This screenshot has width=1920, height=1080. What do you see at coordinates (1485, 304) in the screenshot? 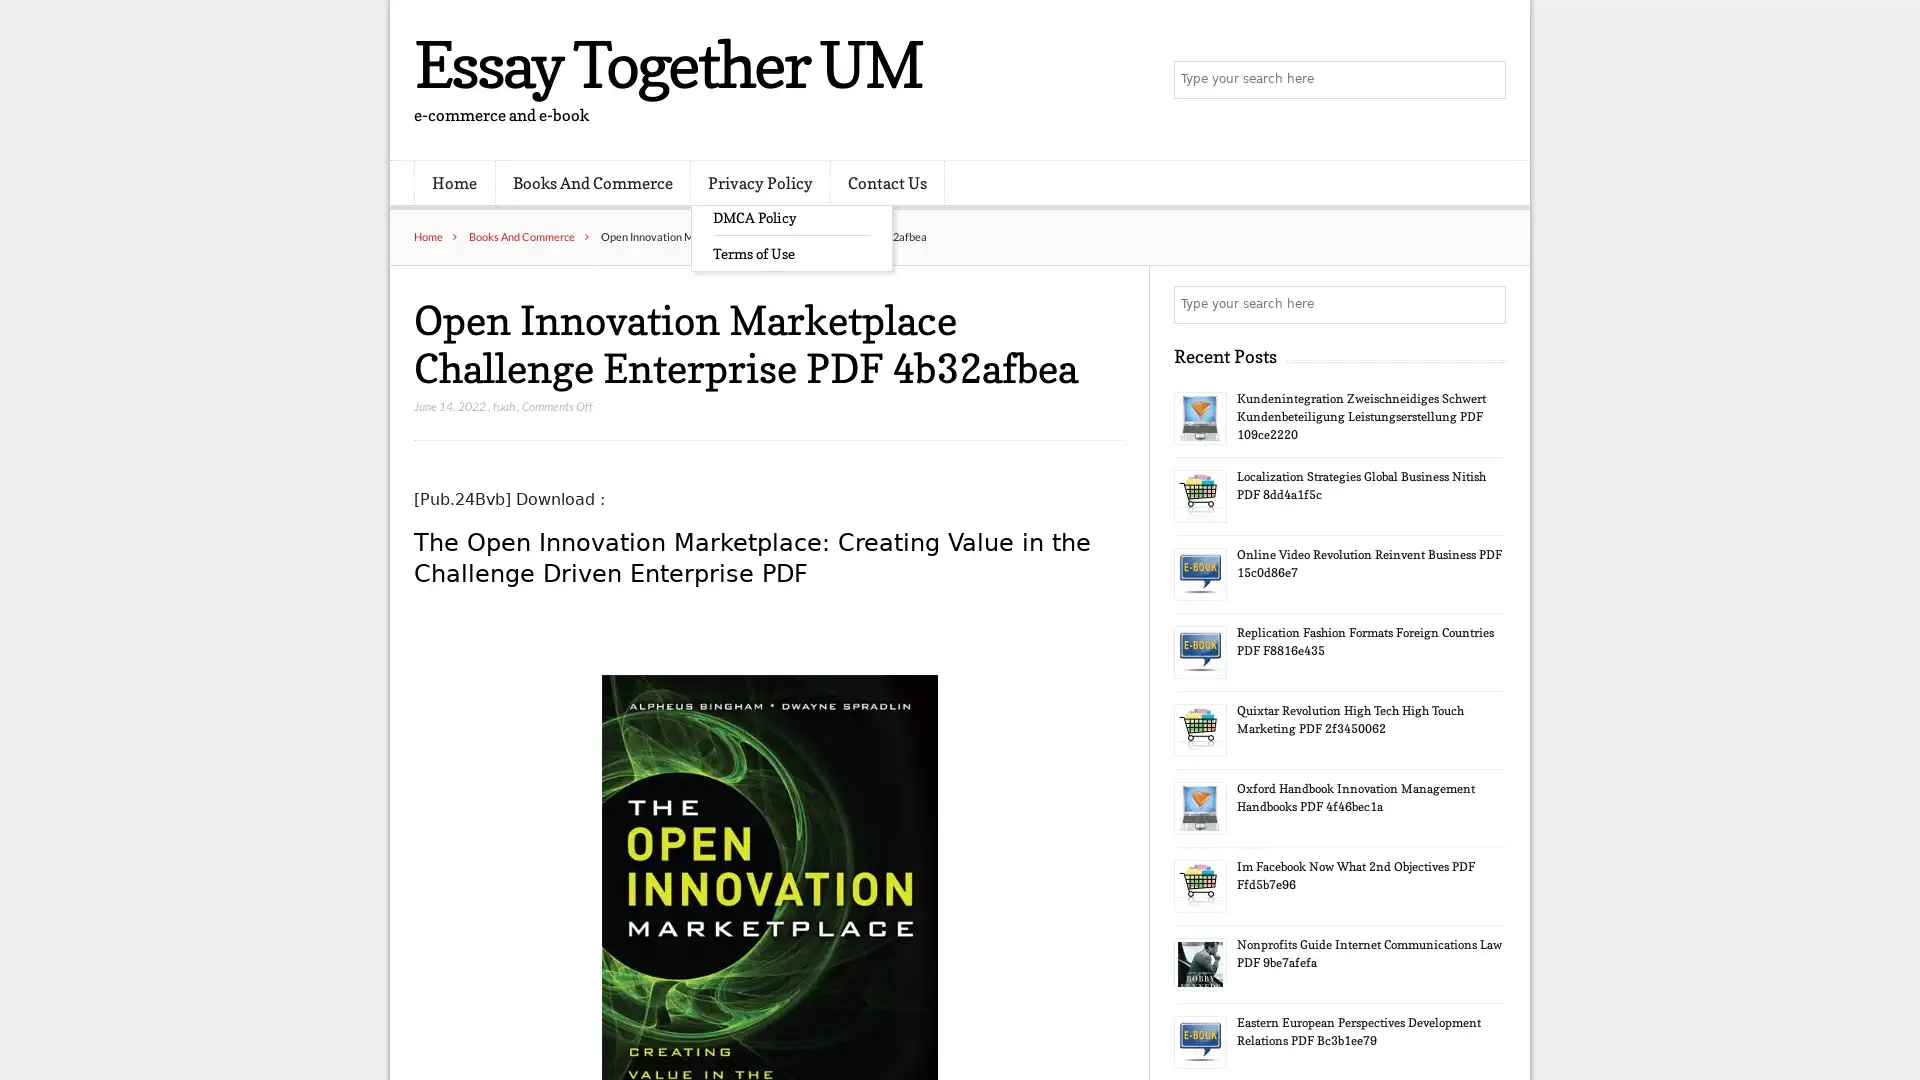
I see `Search` at bounding box center [1485, 304].